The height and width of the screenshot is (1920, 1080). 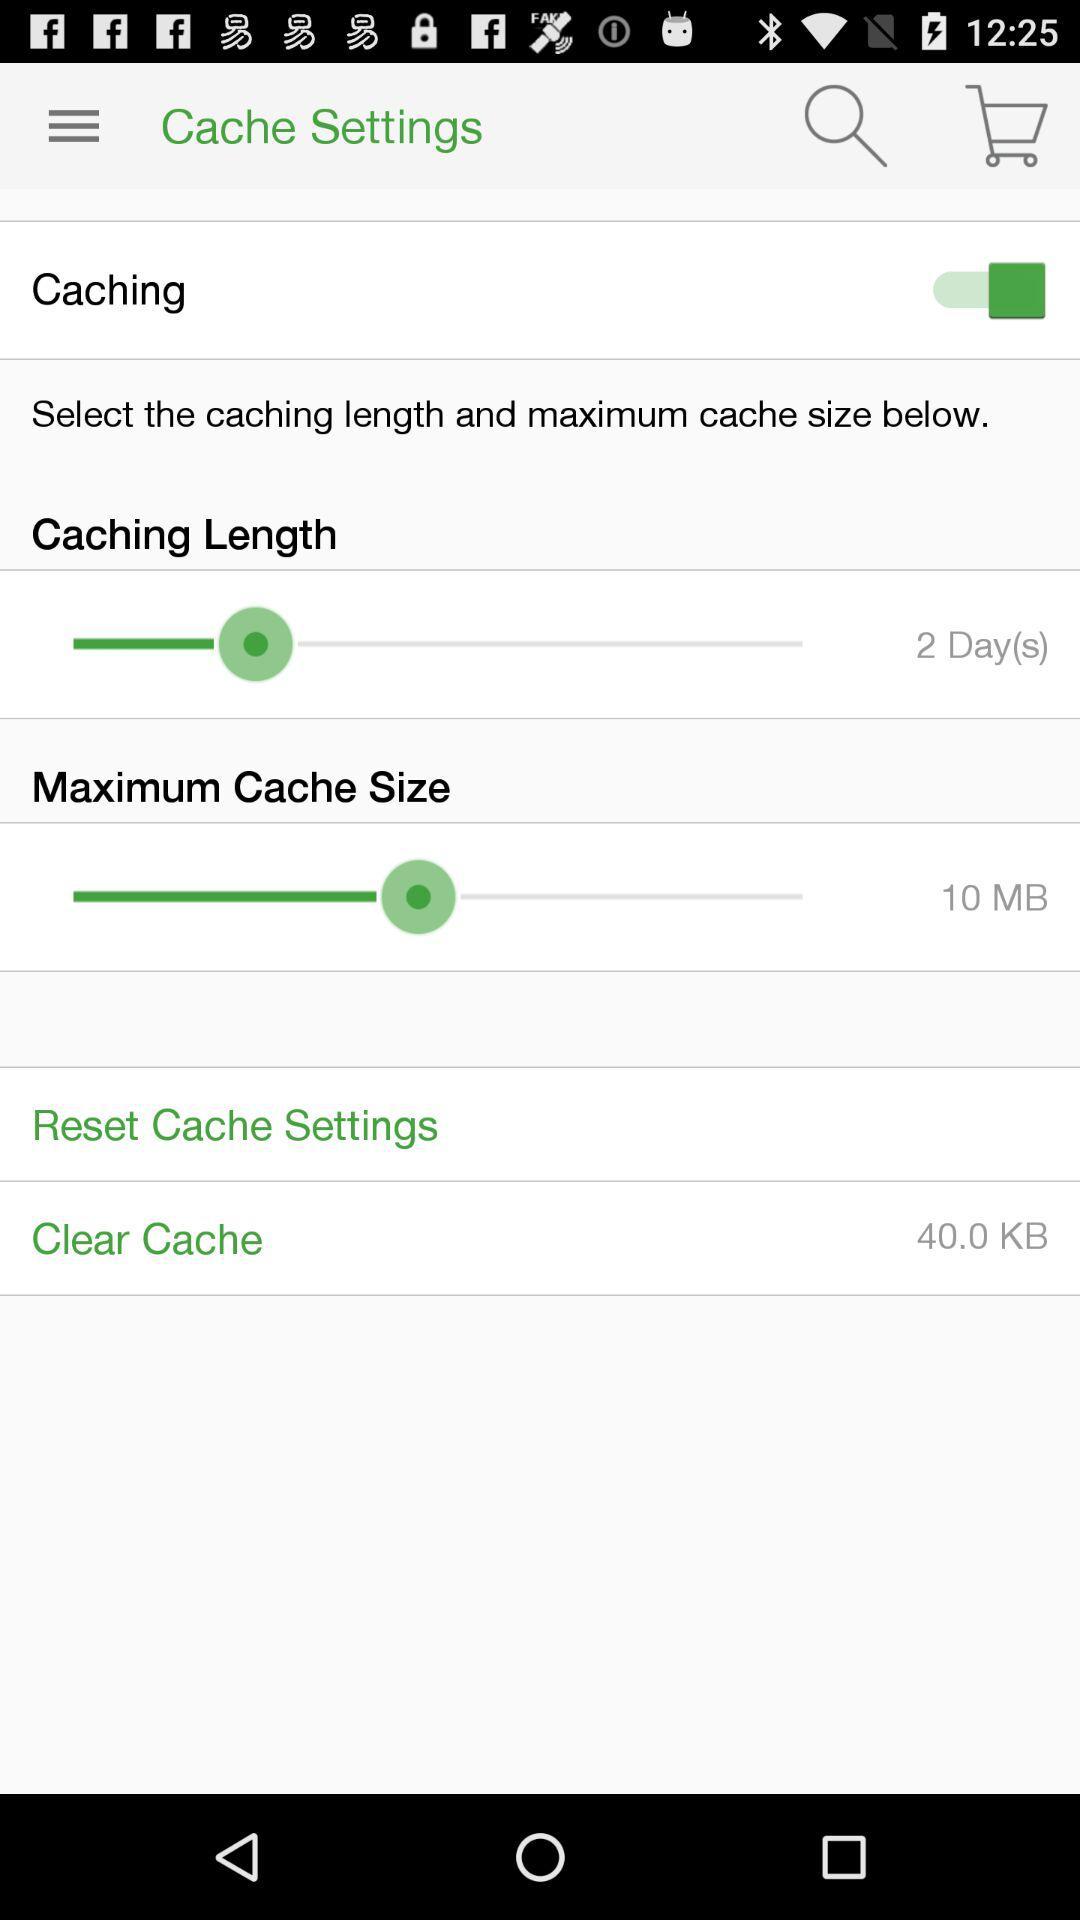 What do you see at coordinates (845, 124) in the screenshot?
I see `search` at bounding box center [845, 124].